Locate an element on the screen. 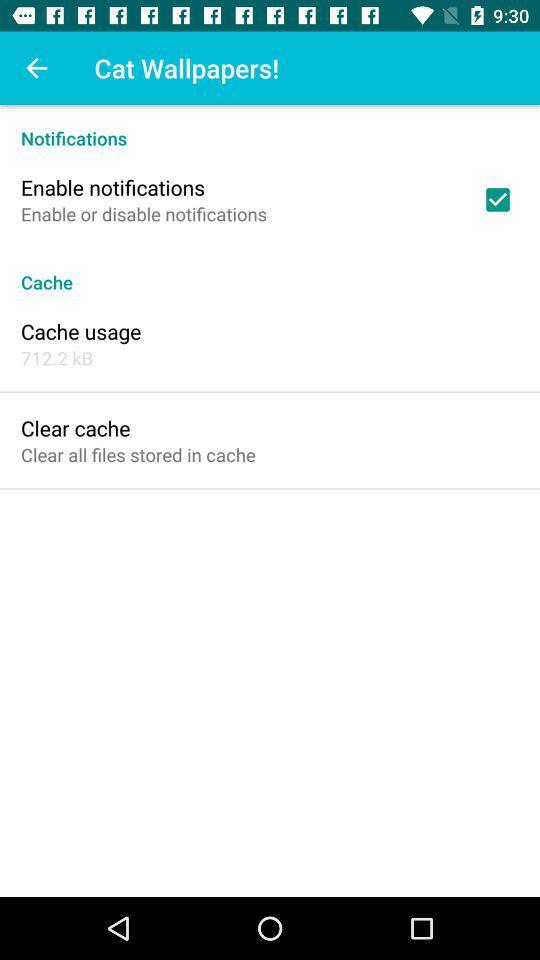  clear all files is located at coordinates (137, 454).